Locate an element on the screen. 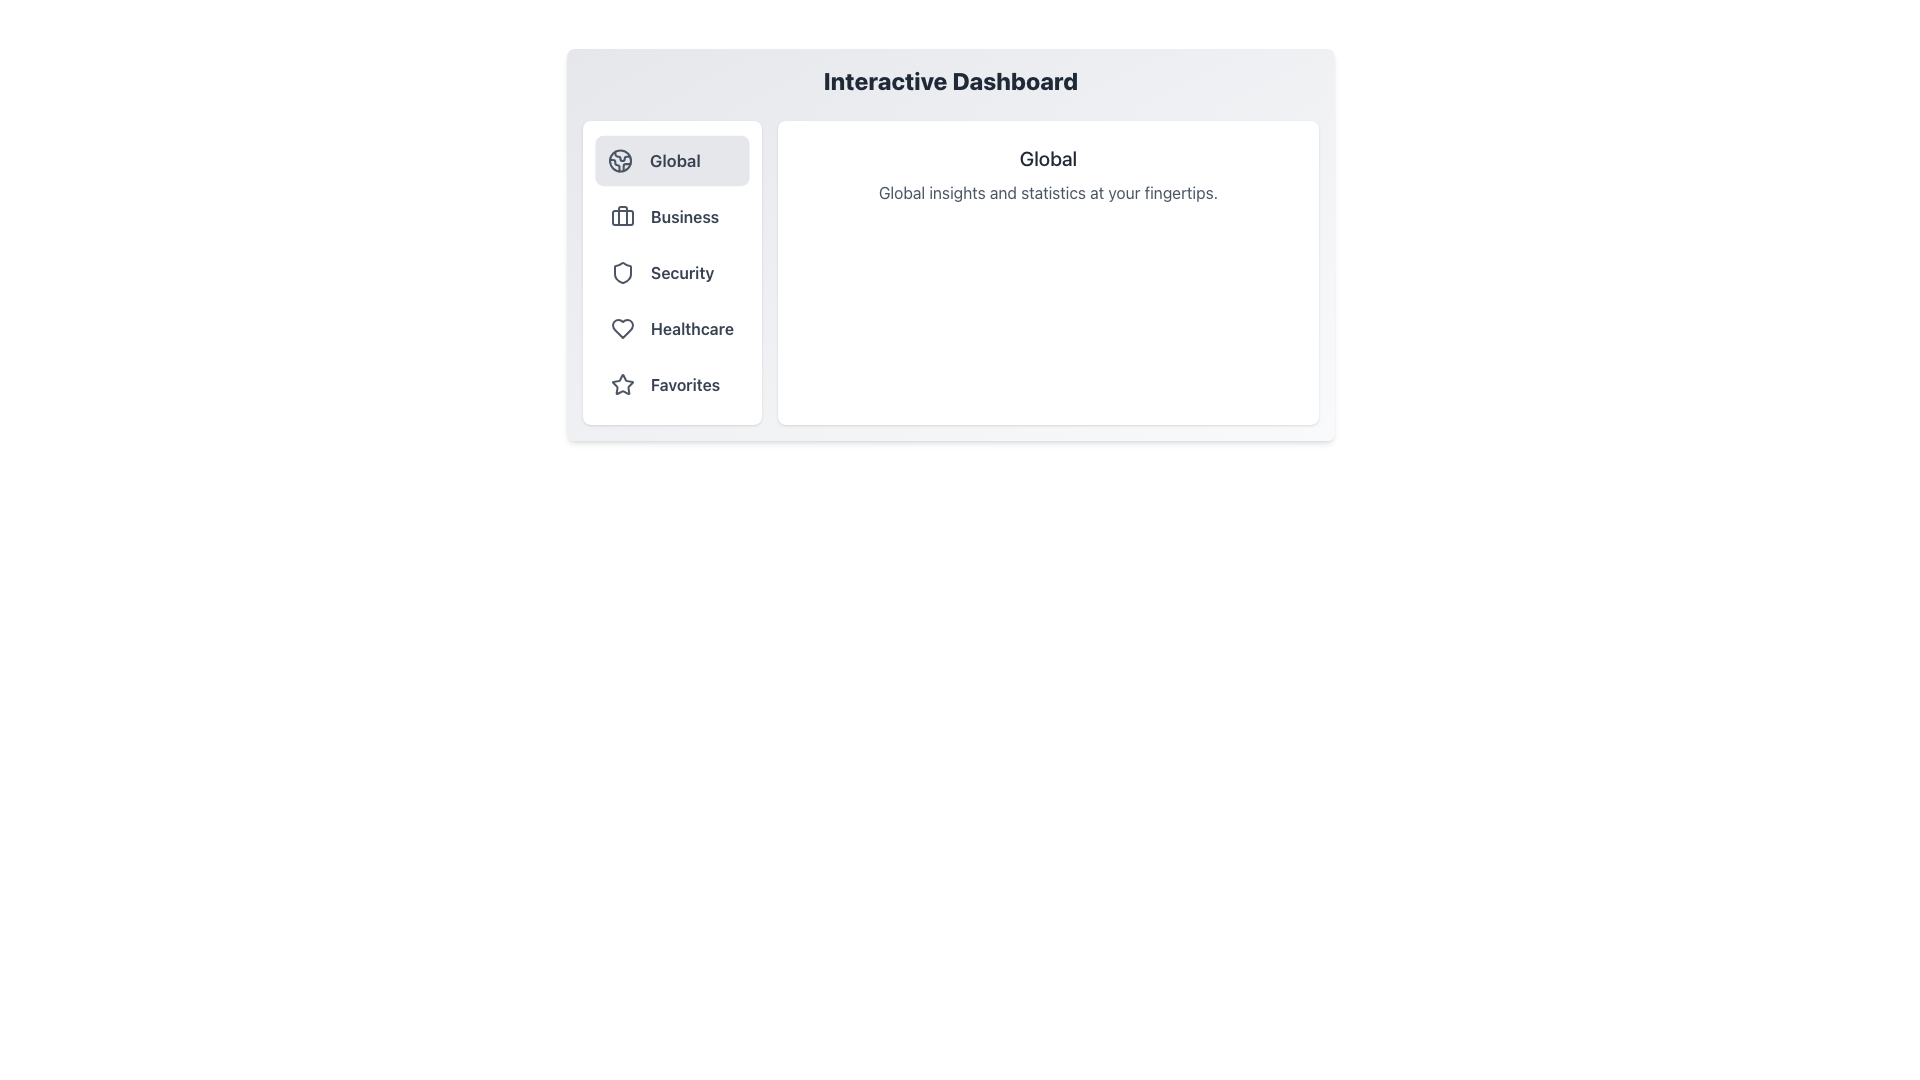 The width and height of the screenshot is (1920, 1080). the shield-shaped icon with a gray outline located in the sidebar menu under the 'Security' section, positioned as the third item in the navigation list is located at coordinates (622, 273).